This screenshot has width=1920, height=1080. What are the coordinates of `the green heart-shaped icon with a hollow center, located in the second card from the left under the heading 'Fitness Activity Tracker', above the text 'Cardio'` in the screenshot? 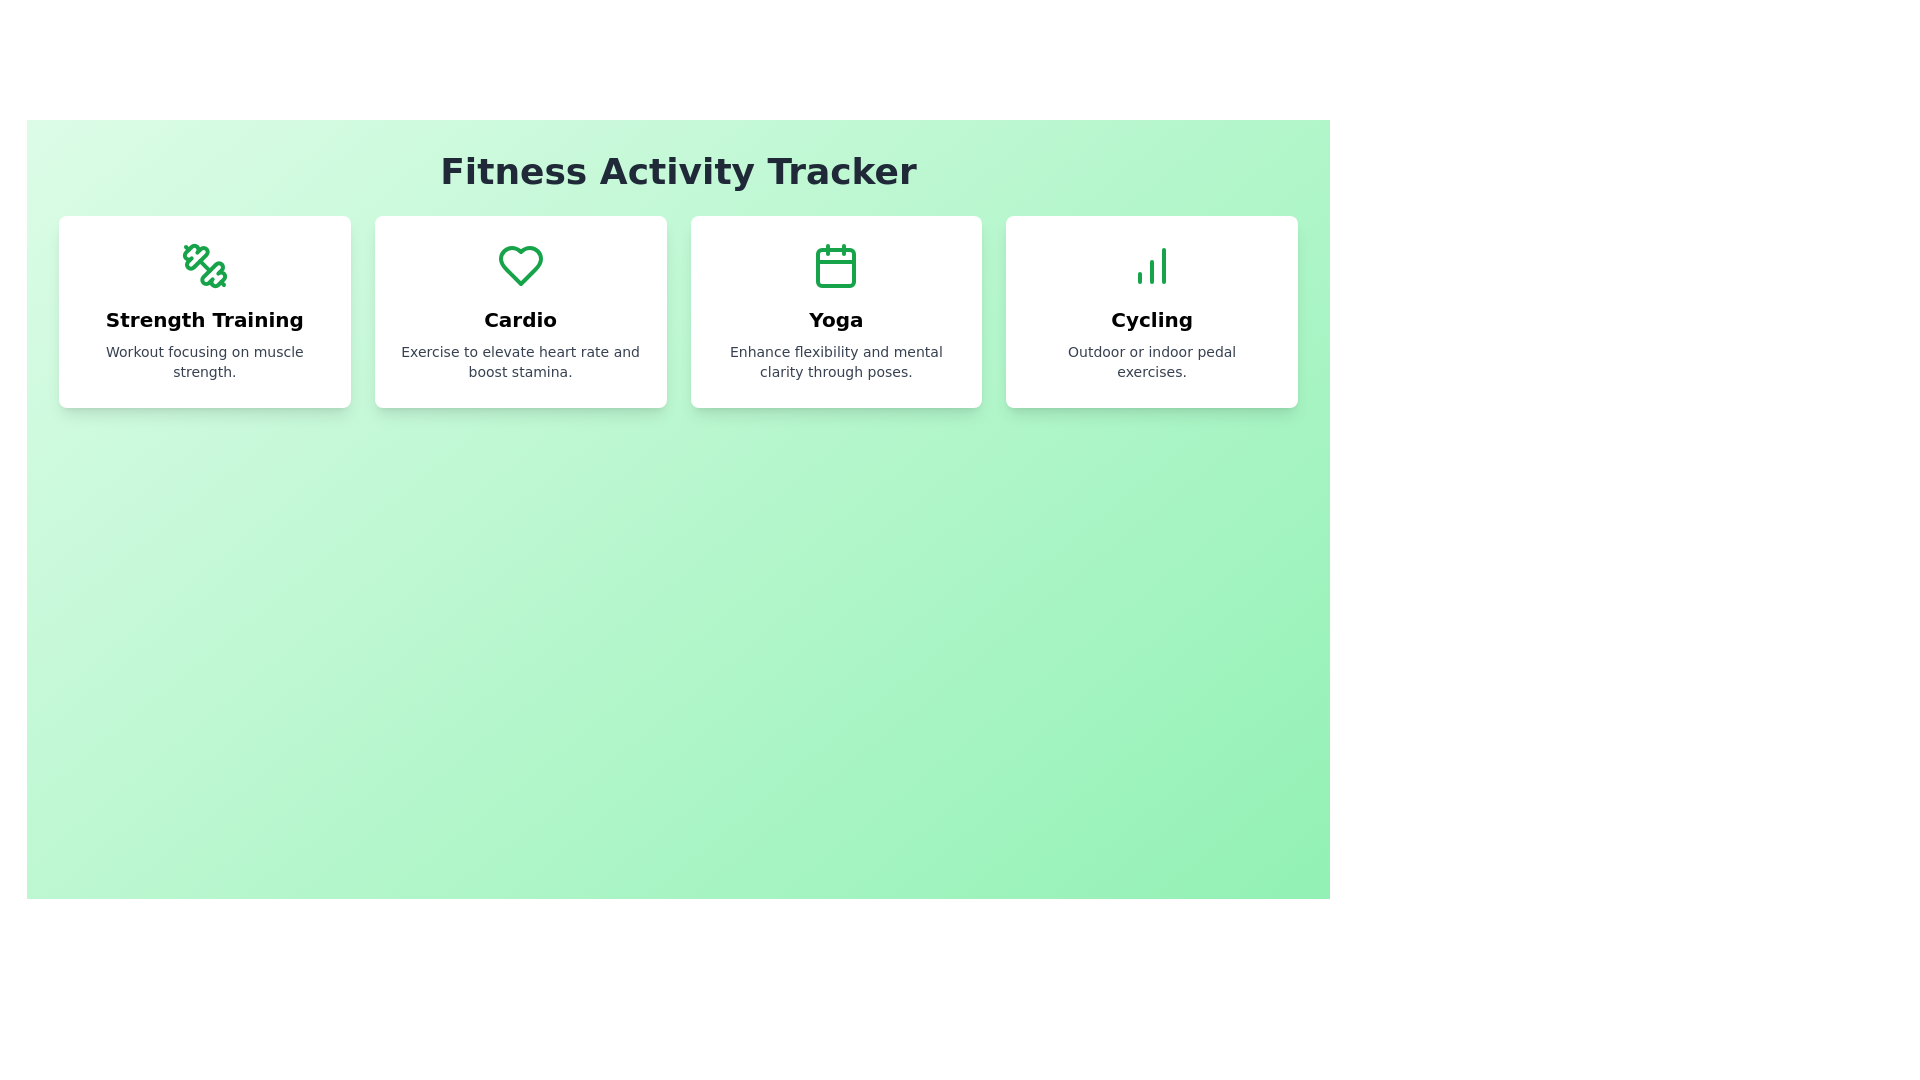 It's located at (520, 265).